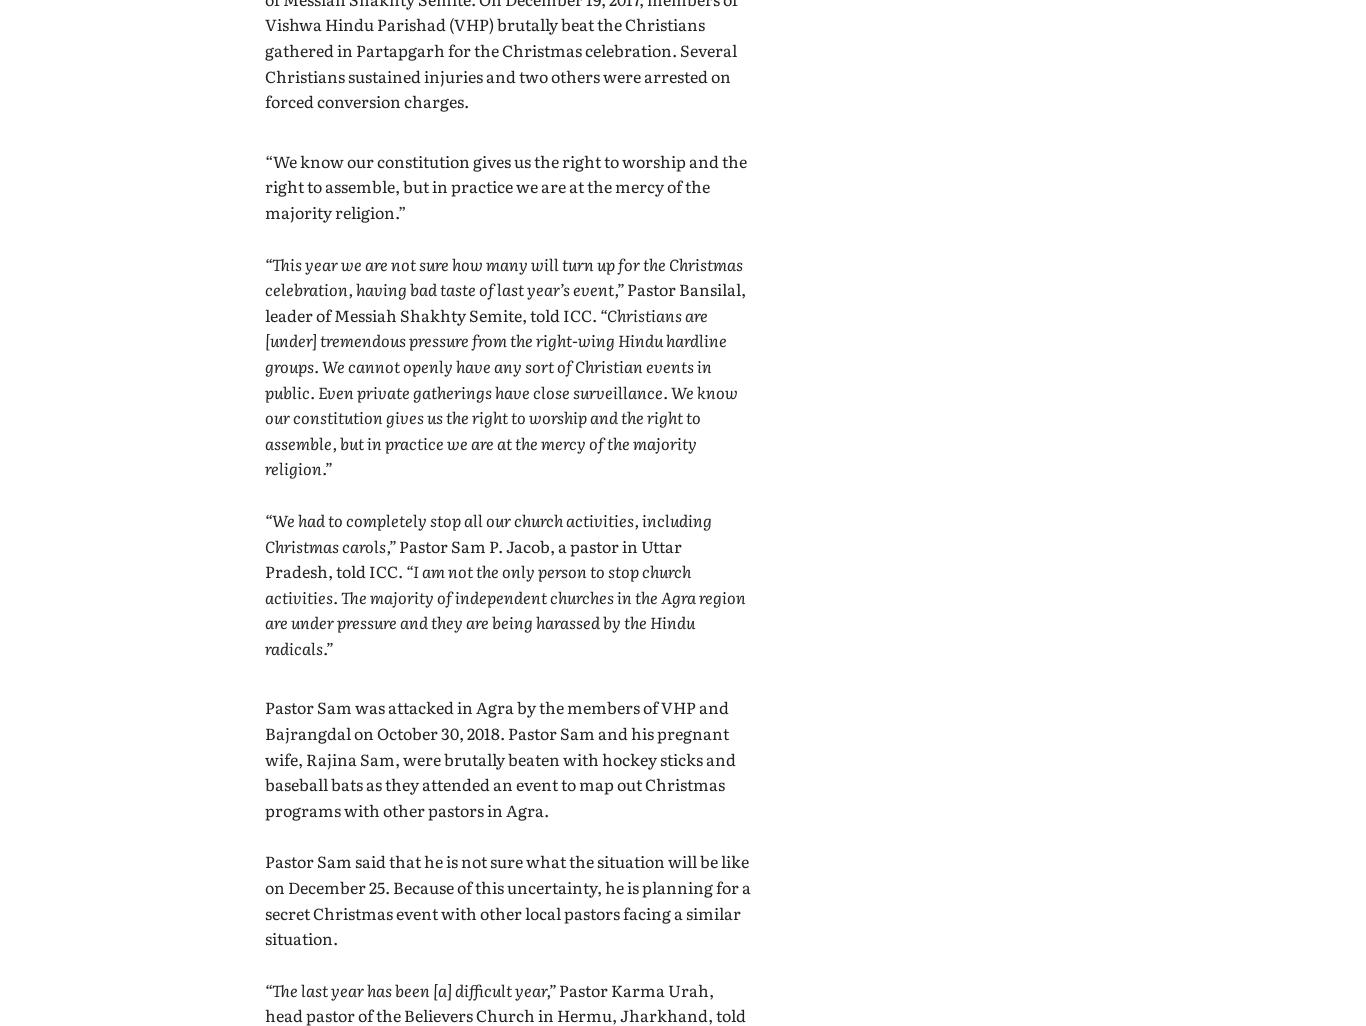 The width and height of the screenshot is (1366, 1026). Describe the element at coordinates (410, 987) in the screenshot. I see `'“The last year has been [a] difficult year,”'` at that location.